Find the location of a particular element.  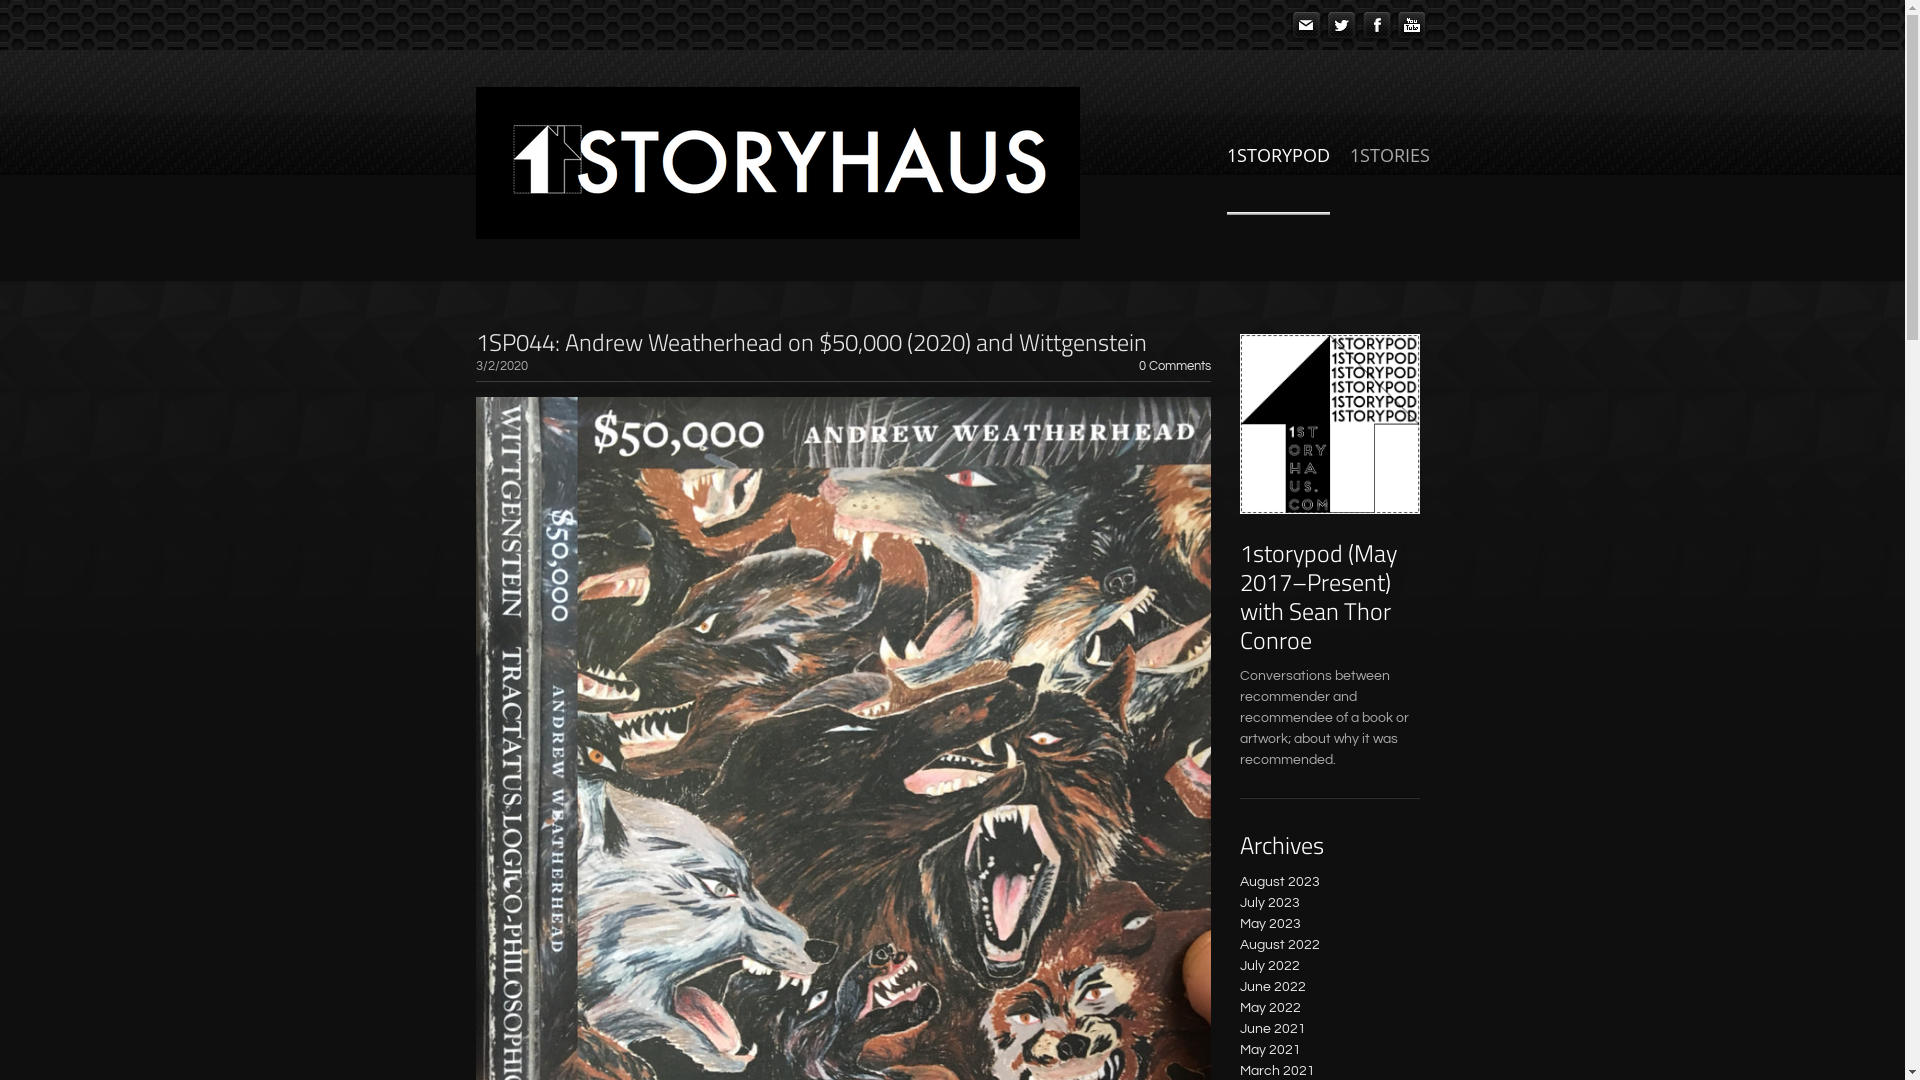

'June 2022' is located at coordinates (1271, 986).